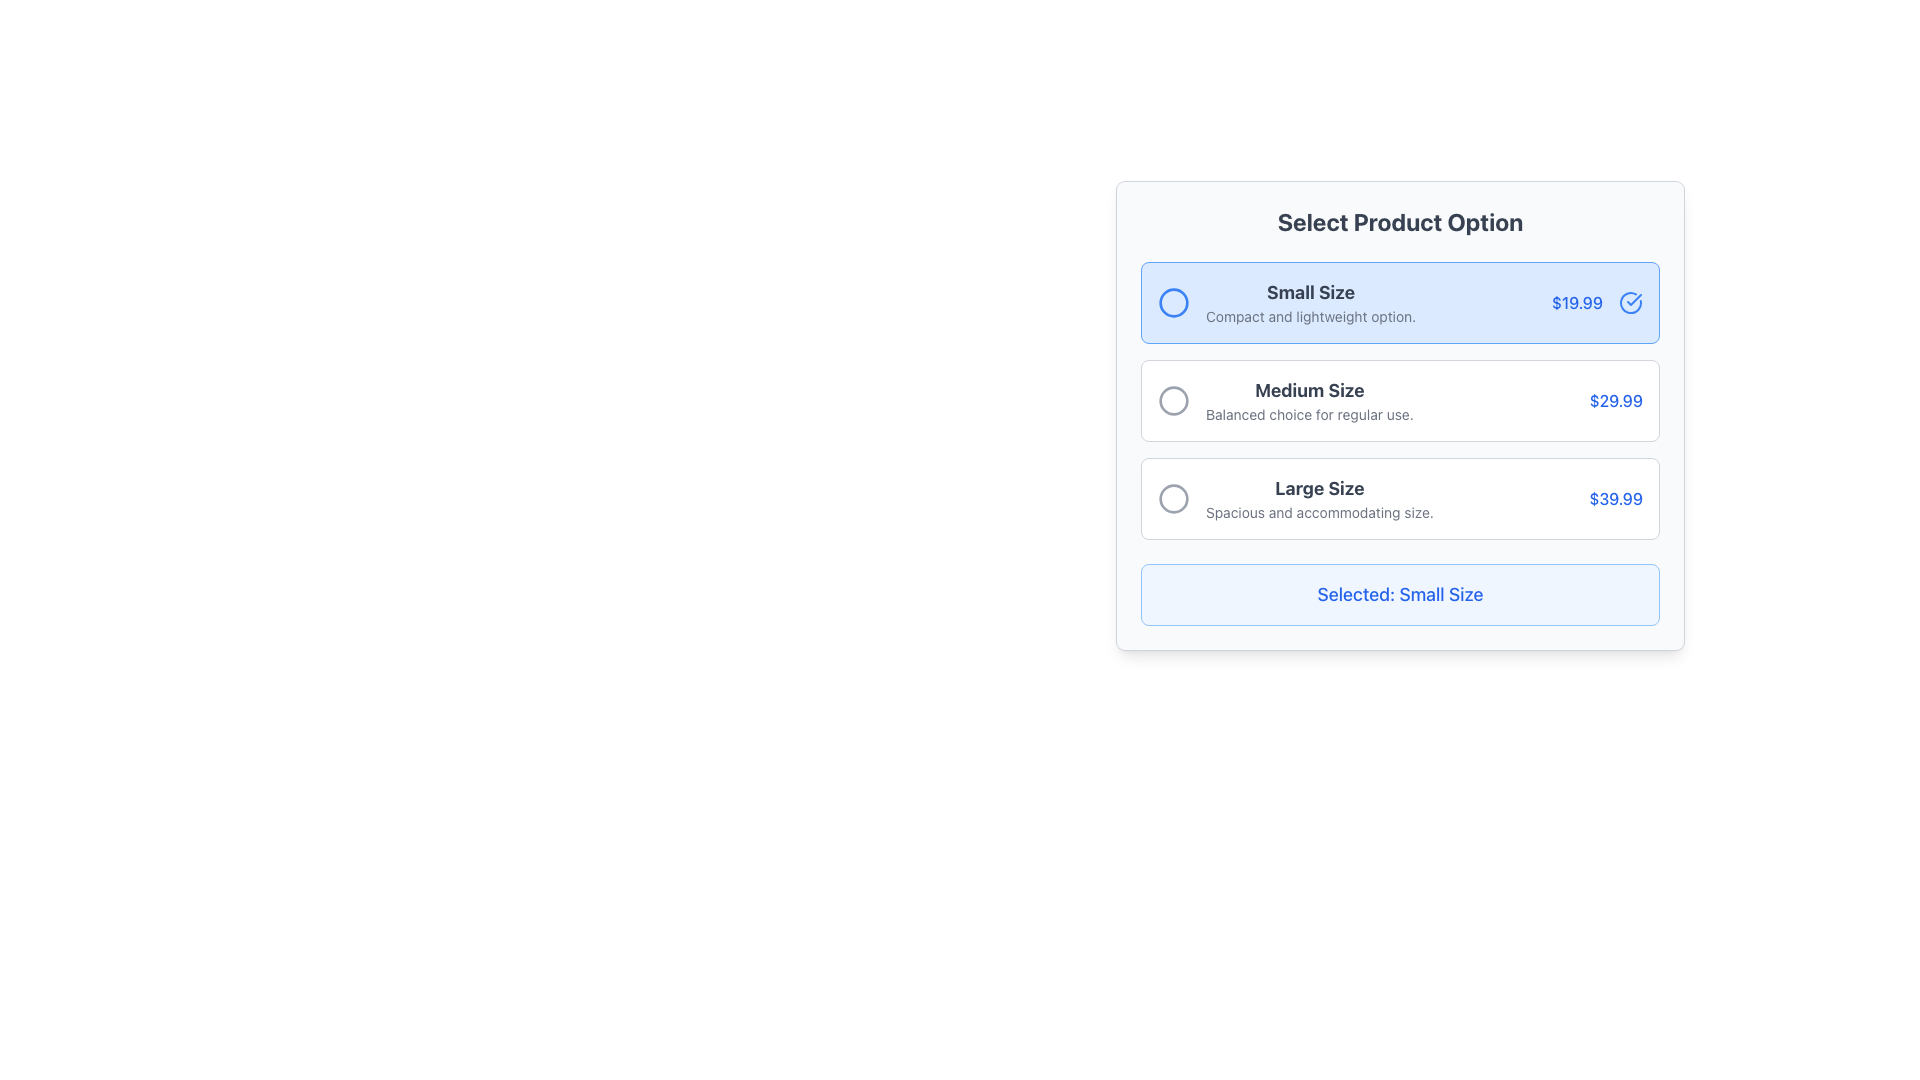  I want to click on the 'Large Size' text label that is styled in bold, large gray font and serves as a header within the third product option group in the 'Select Product Option' dialog box, so click(1320, 489).